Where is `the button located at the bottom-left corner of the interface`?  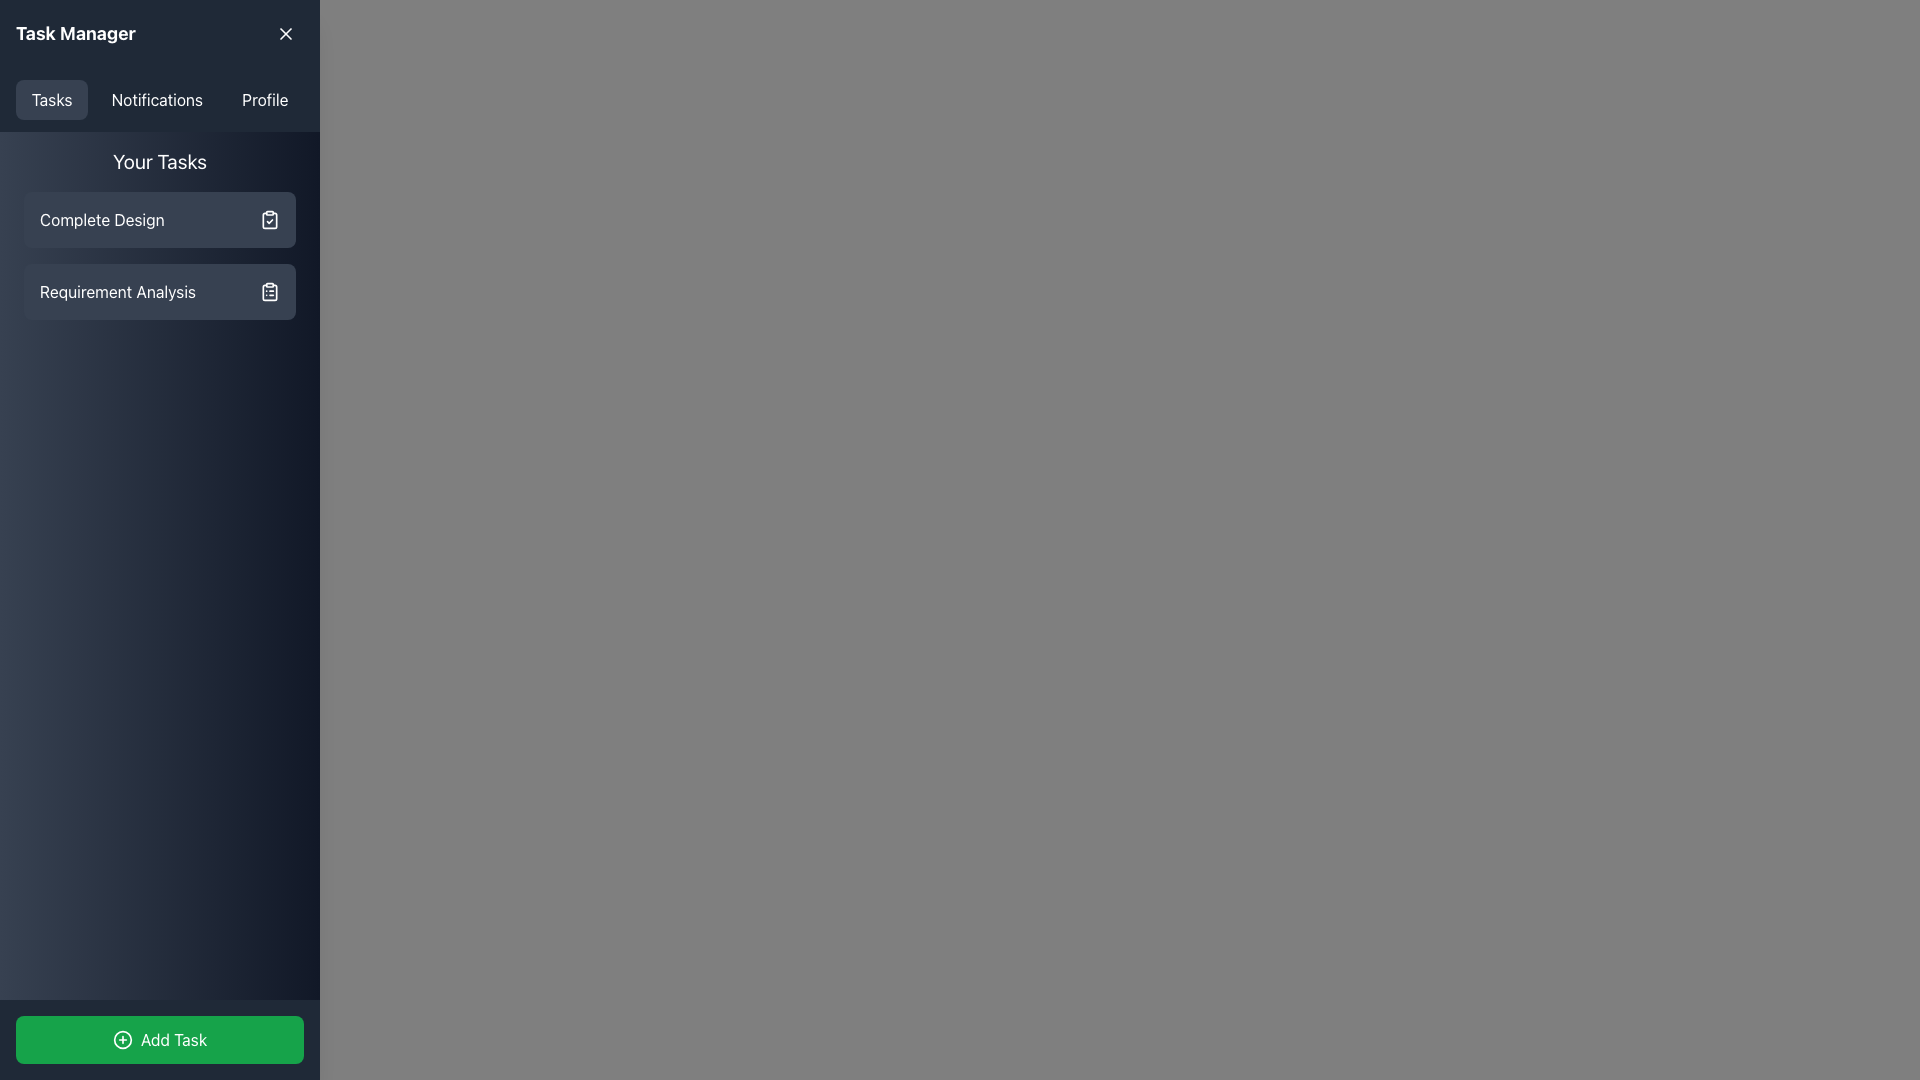
the button located at the bottom-left corner of the interface is located at coordinates (158, 1039).